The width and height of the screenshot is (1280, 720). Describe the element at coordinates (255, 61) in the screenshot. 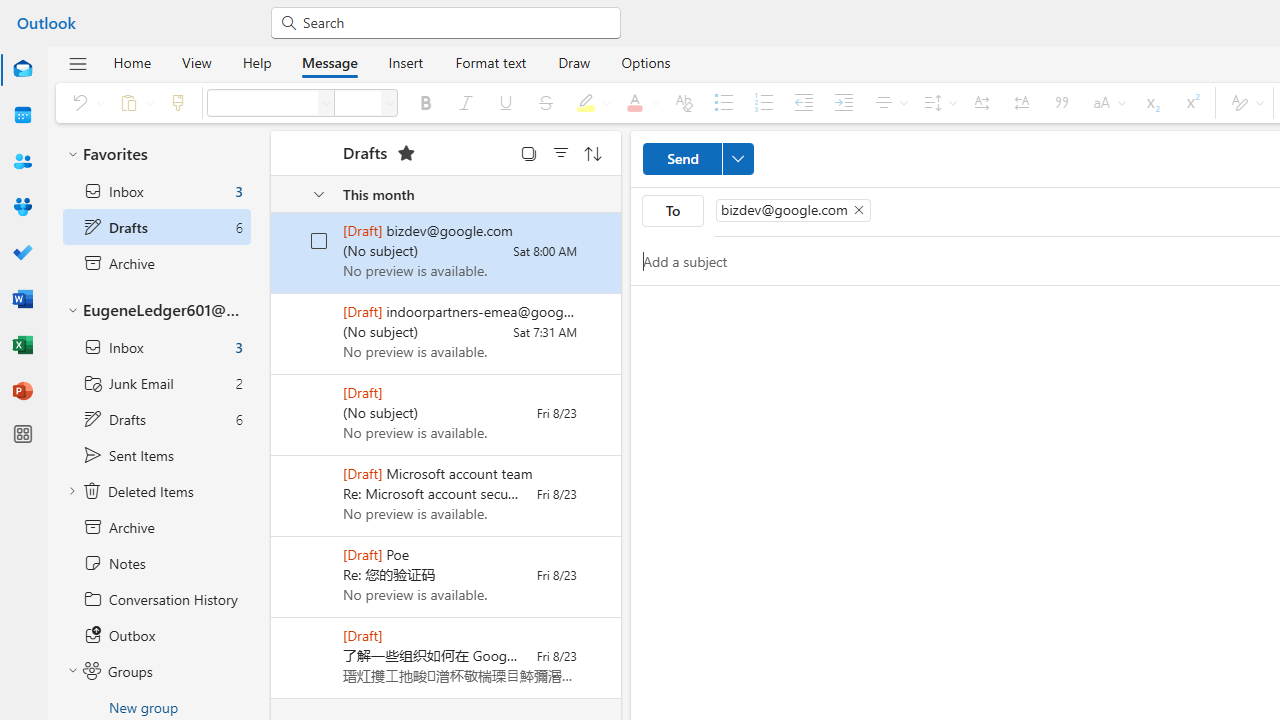

I see `'Help'` at that location.